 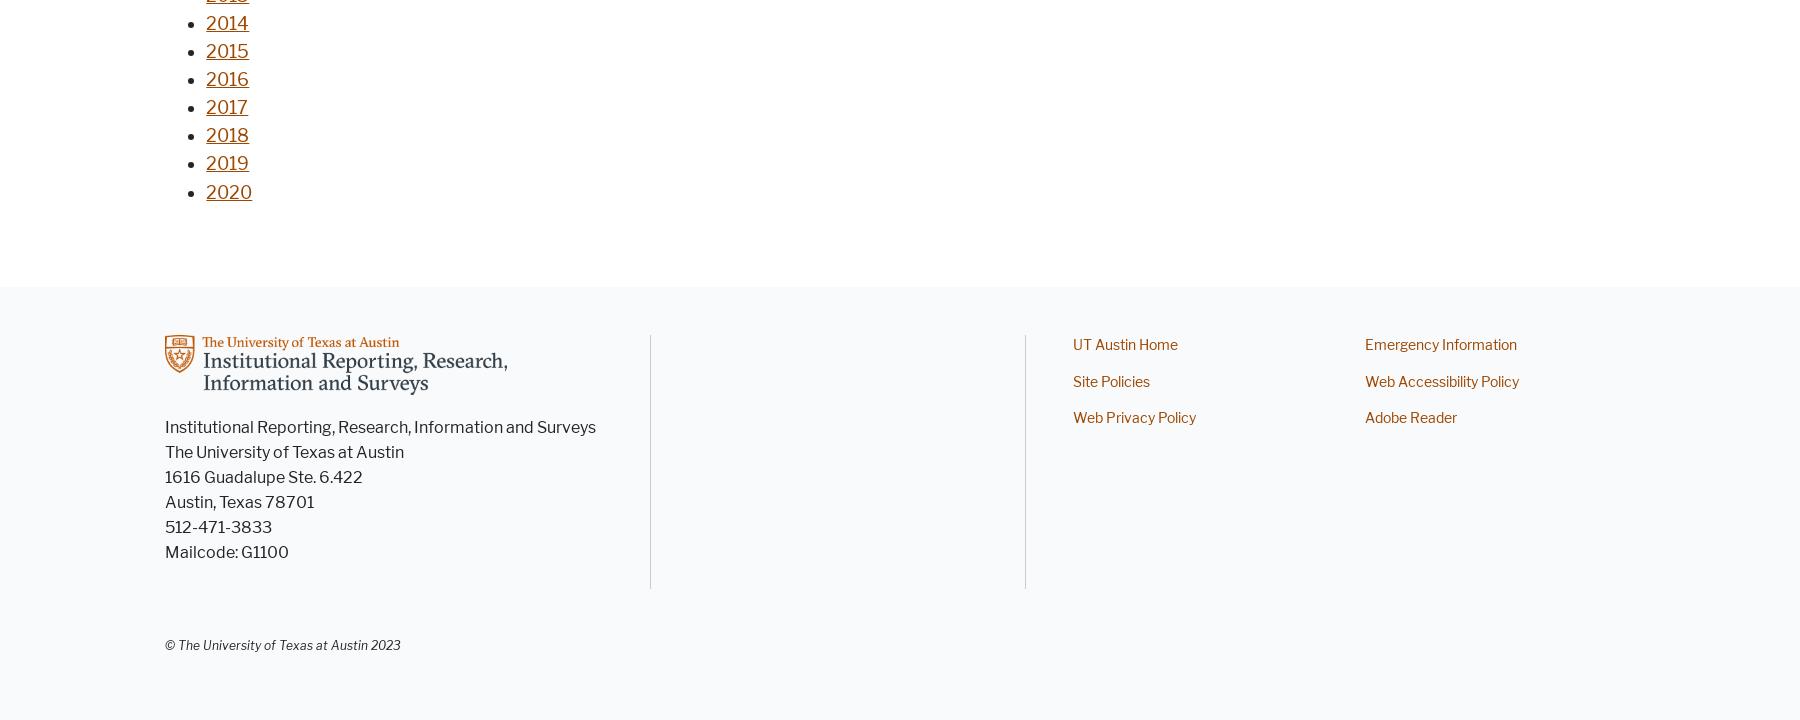 I want to click on '2015', so click(x=226, y=49).